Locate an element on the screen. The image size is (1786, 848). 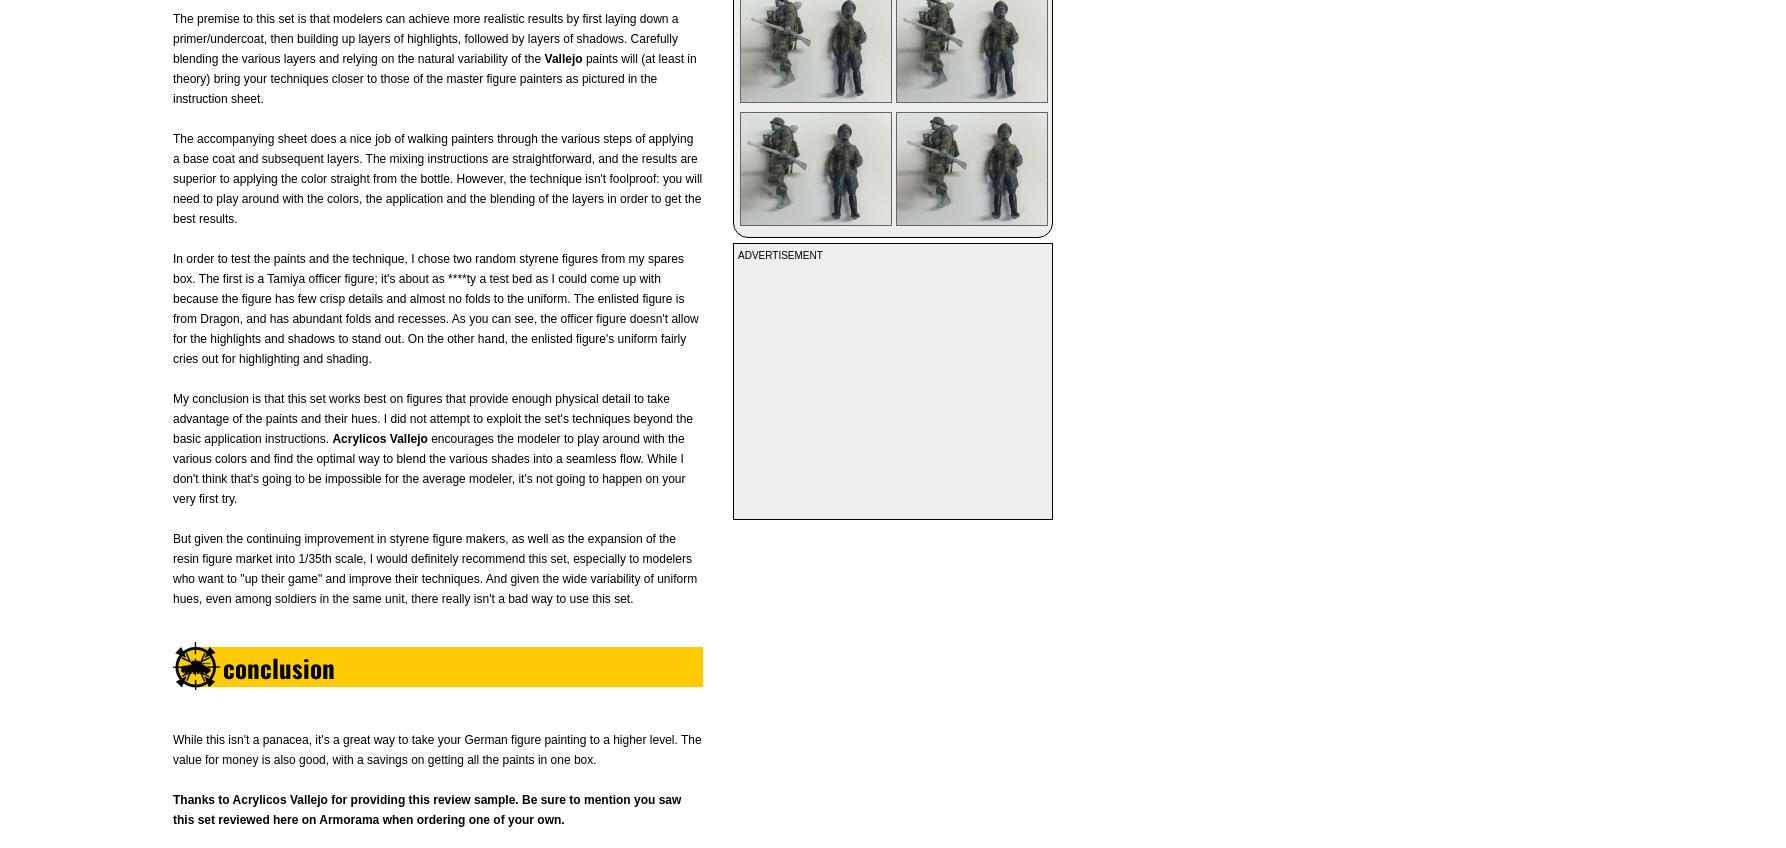
'encourages the modeler to play around with the various colors and find the optimal way to blend the various shades into a seamless flow. While I don't think that's going to be impossible for the average modeler, it's not going to happen on your very first try.' is located at coordinates (428, 468).